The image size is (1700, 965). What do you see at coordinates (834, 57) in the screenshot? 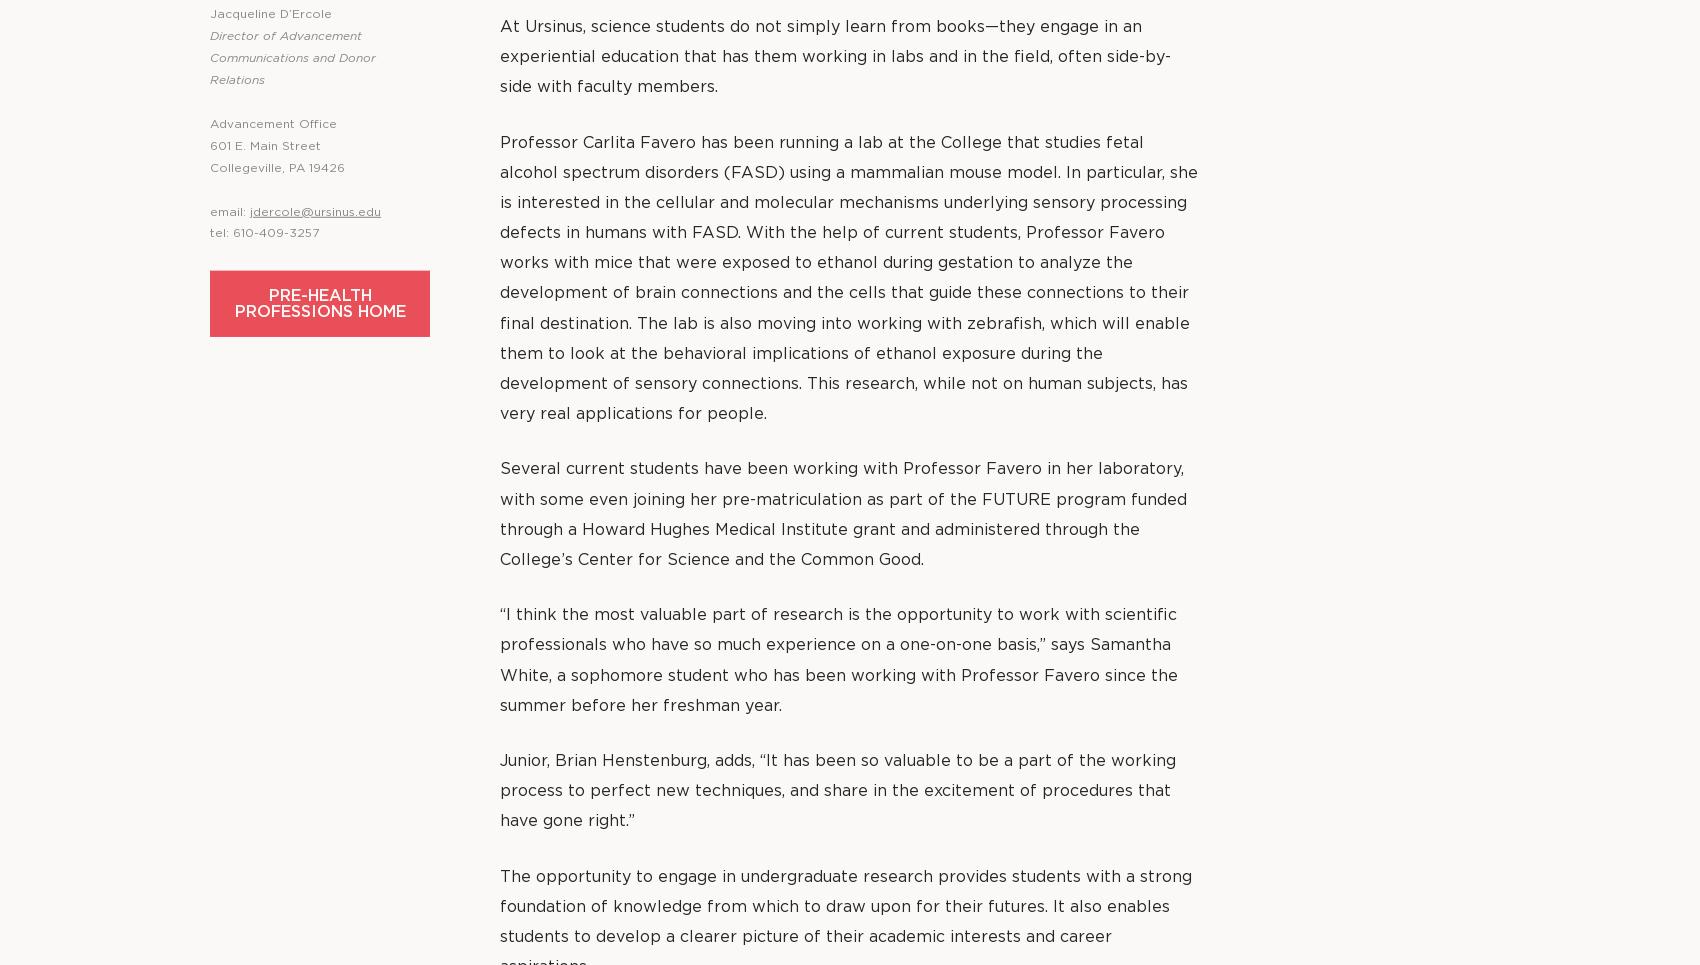
I see `'At Ursinus, science students do not simply learn from books—they engage in an experiential education that has them working in labs and in the field, often side-by-side with faculty members.'` at bounding box center [834, 57].